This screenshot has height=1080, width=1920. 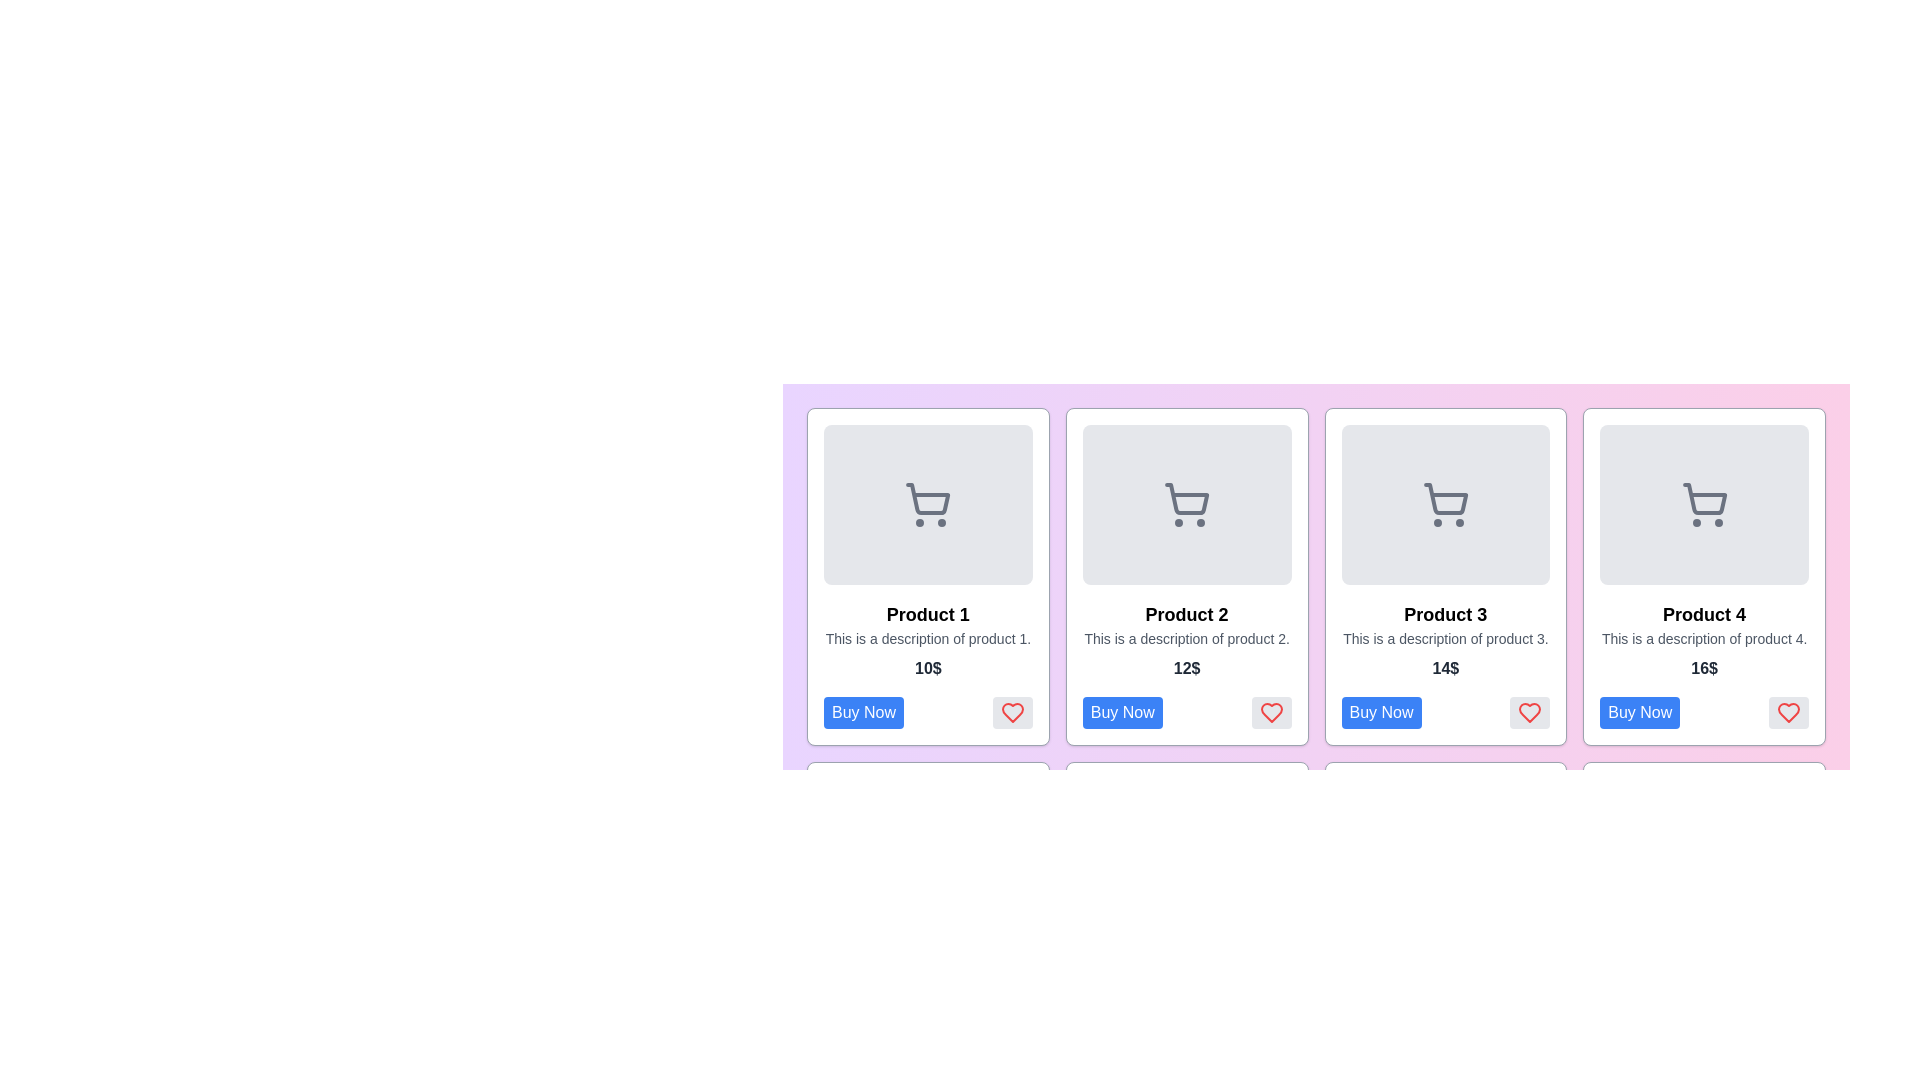 What do you see at coordinates (1270, 712) in the screenshot?
I see `the red heart-shaped icon located below the product description and next to the 'Buy Now' button in the Product 2 card` at bounding box center [1270, 712].